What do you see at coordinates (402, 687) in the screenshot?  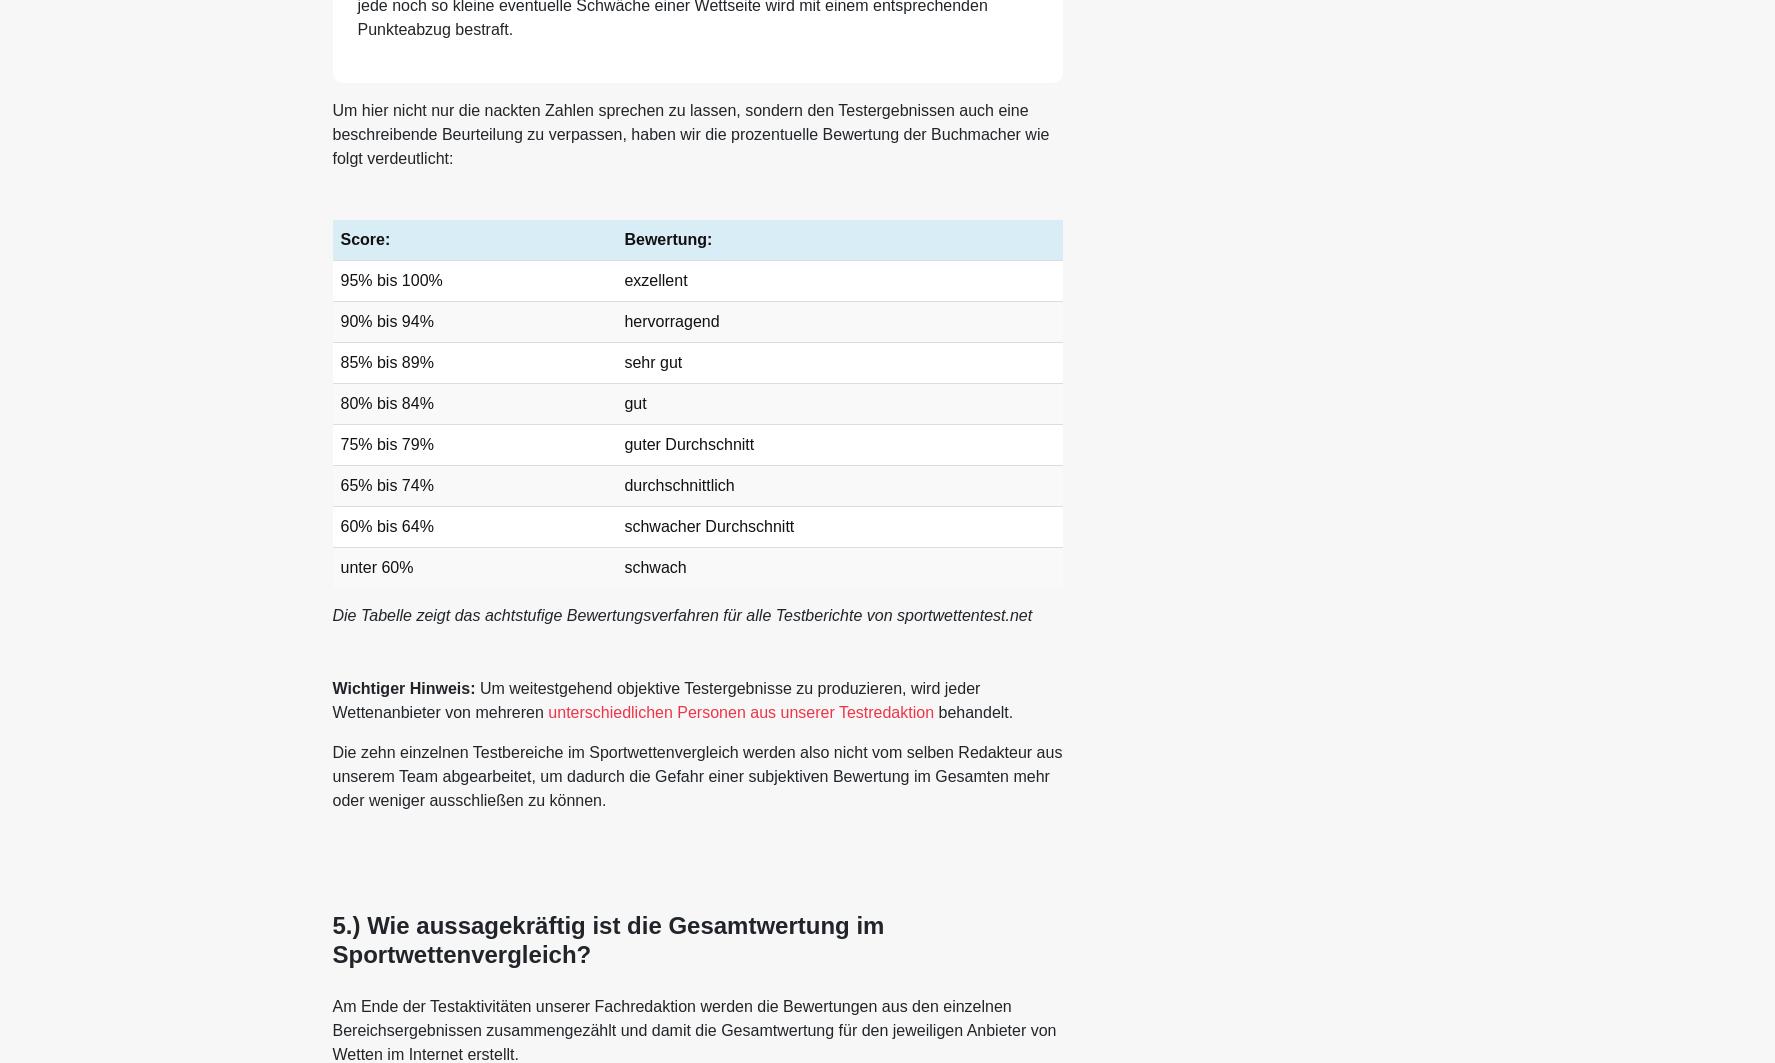 I see `'Wichtiger Hinweis:'` at bounding box center [402, 687].